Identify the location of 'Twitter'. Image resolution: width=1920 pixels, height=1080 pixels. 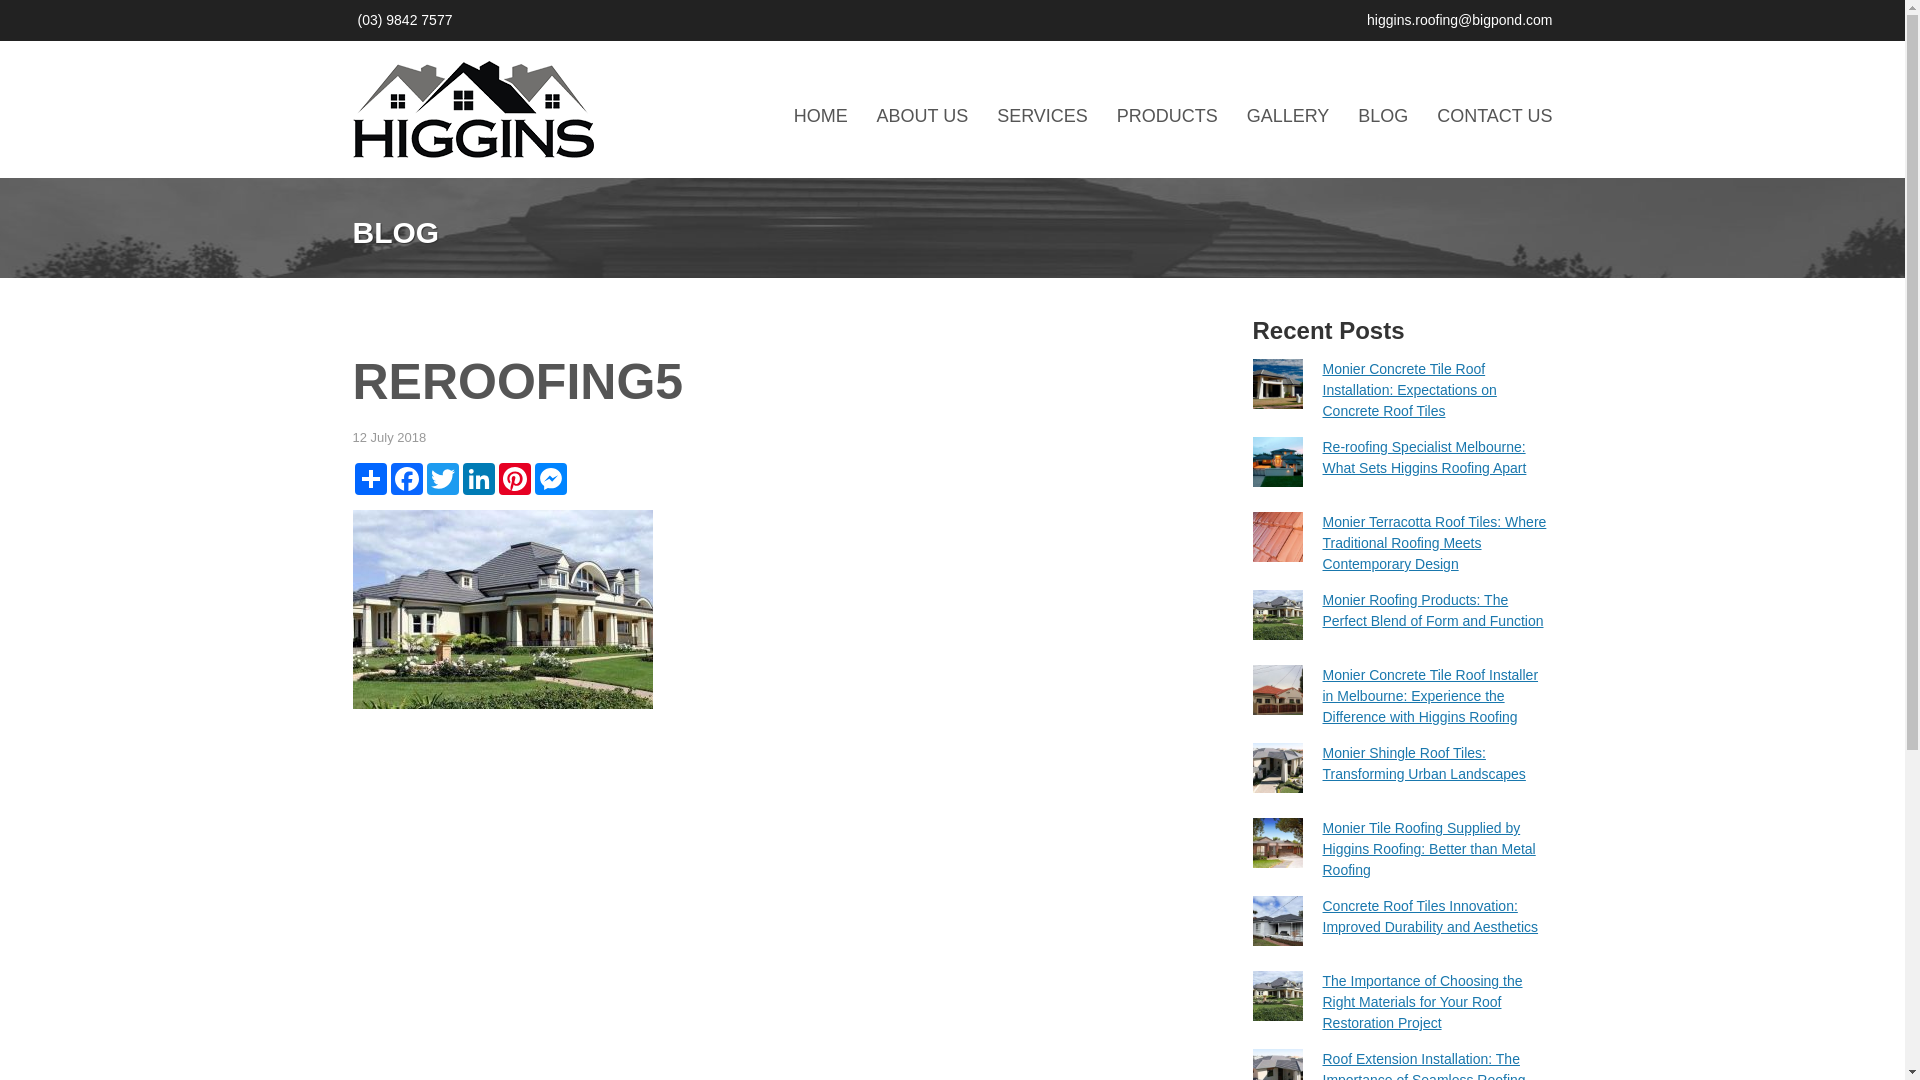
(440, 478).